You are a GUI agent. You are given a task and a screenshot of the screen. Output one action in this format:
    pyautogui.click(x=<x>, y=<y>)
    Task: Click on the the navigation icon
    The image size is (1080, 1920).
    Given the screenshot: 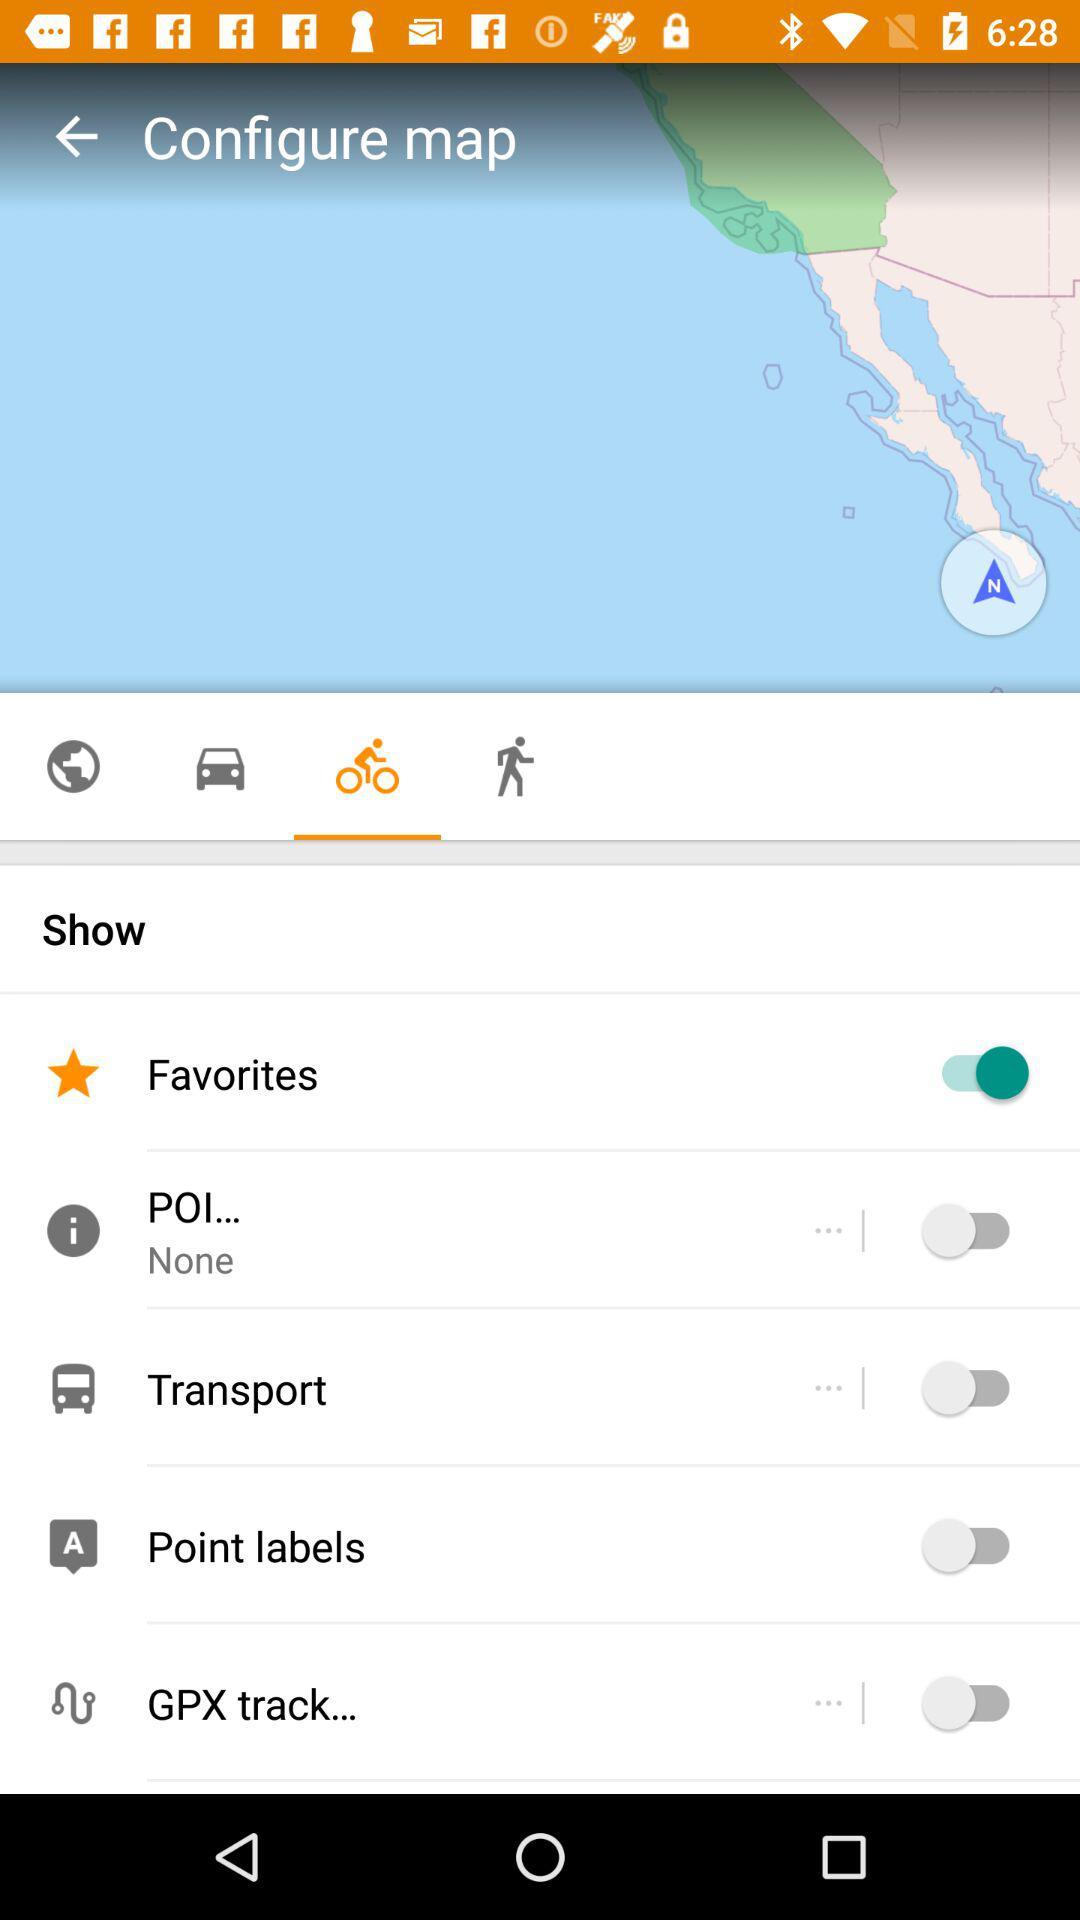 What is the action you would take?
    pyautogui.click(x=993, y=581)
    